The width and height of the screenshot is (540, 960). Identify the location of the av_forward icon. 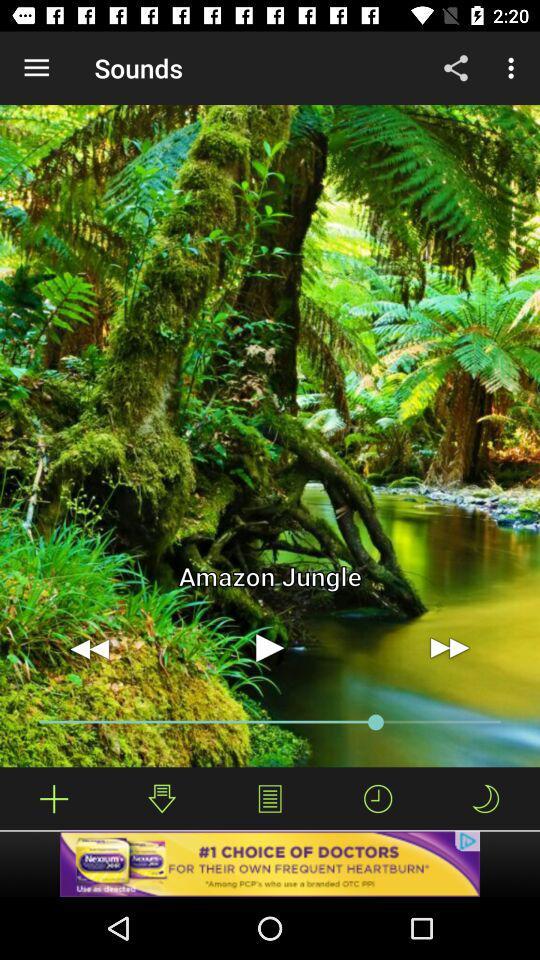
(449, 647).